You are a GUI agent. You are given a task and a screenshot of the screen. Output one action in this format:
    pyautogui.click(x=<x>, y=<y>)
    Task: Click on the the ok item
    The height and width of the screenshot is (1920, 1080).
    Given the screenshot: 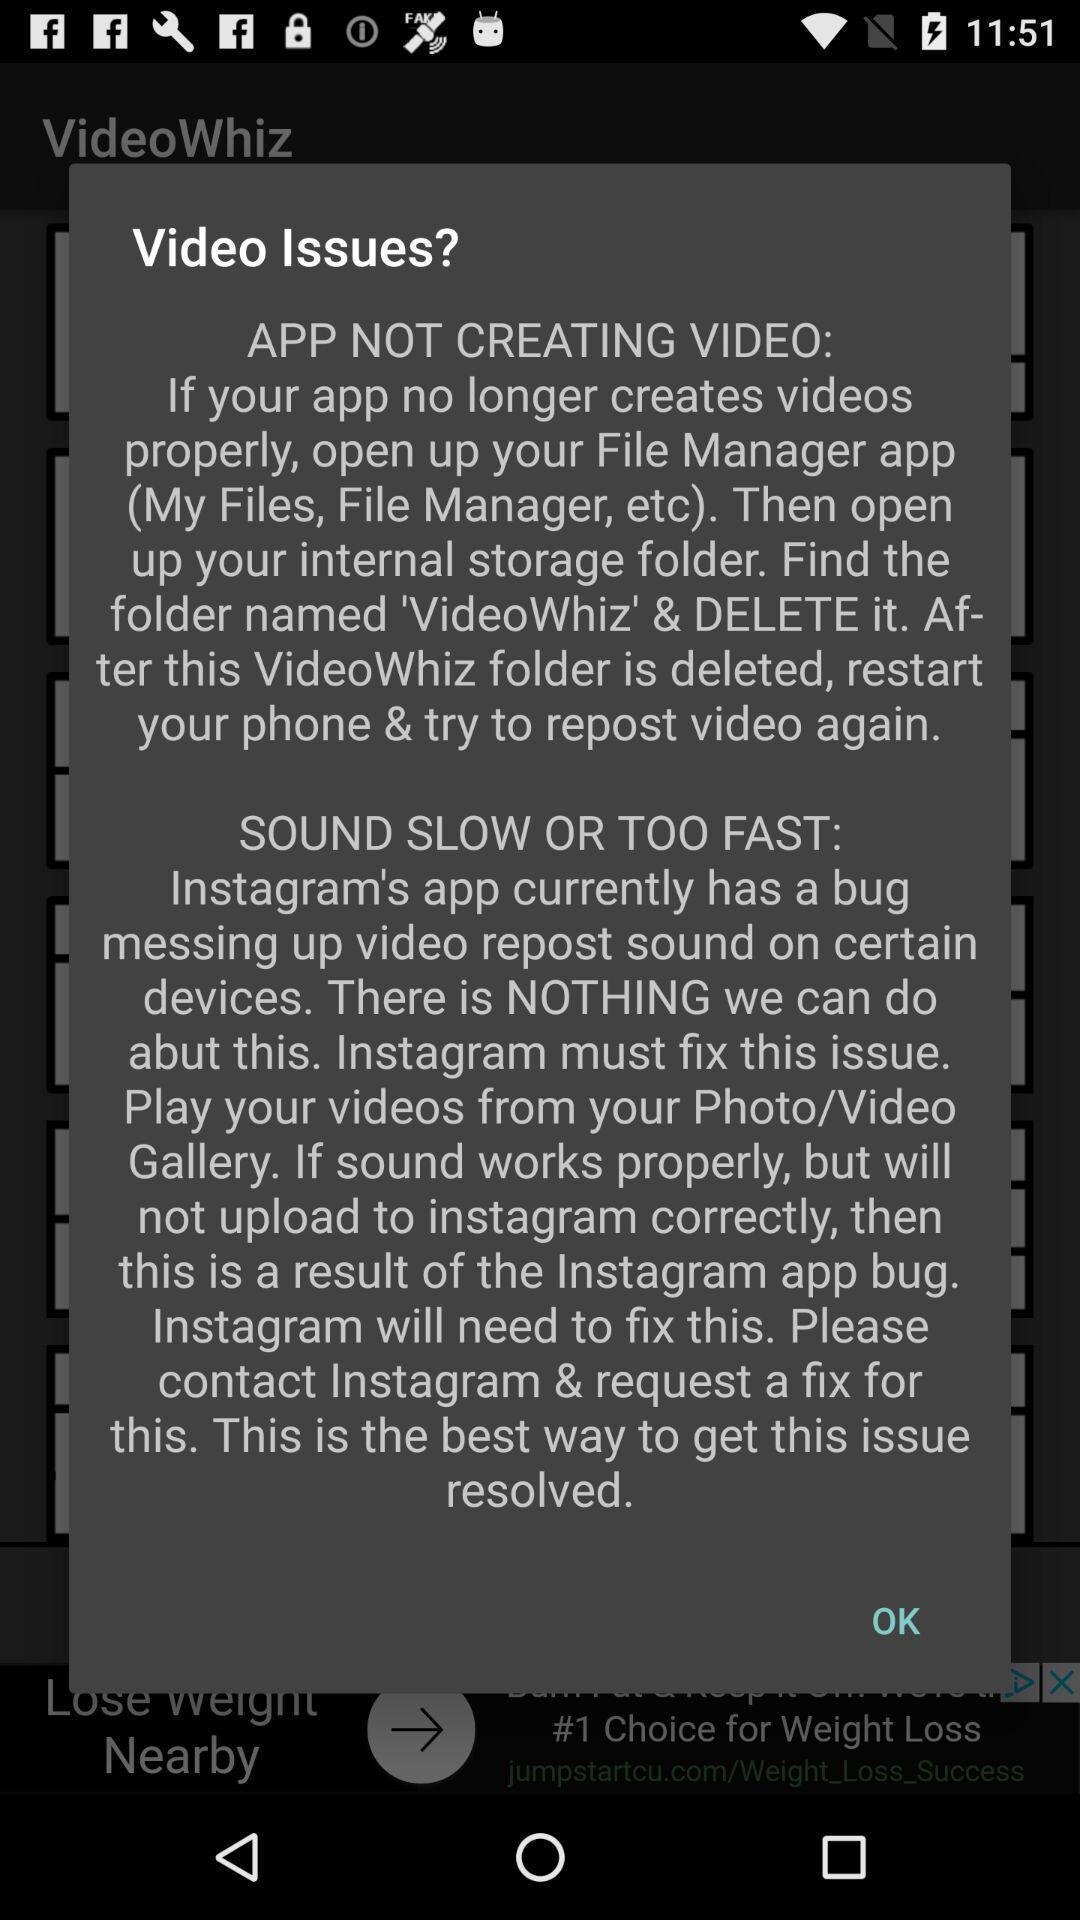 What is the action you would take?
    pyautogui.click(x=894, y=1620)
    